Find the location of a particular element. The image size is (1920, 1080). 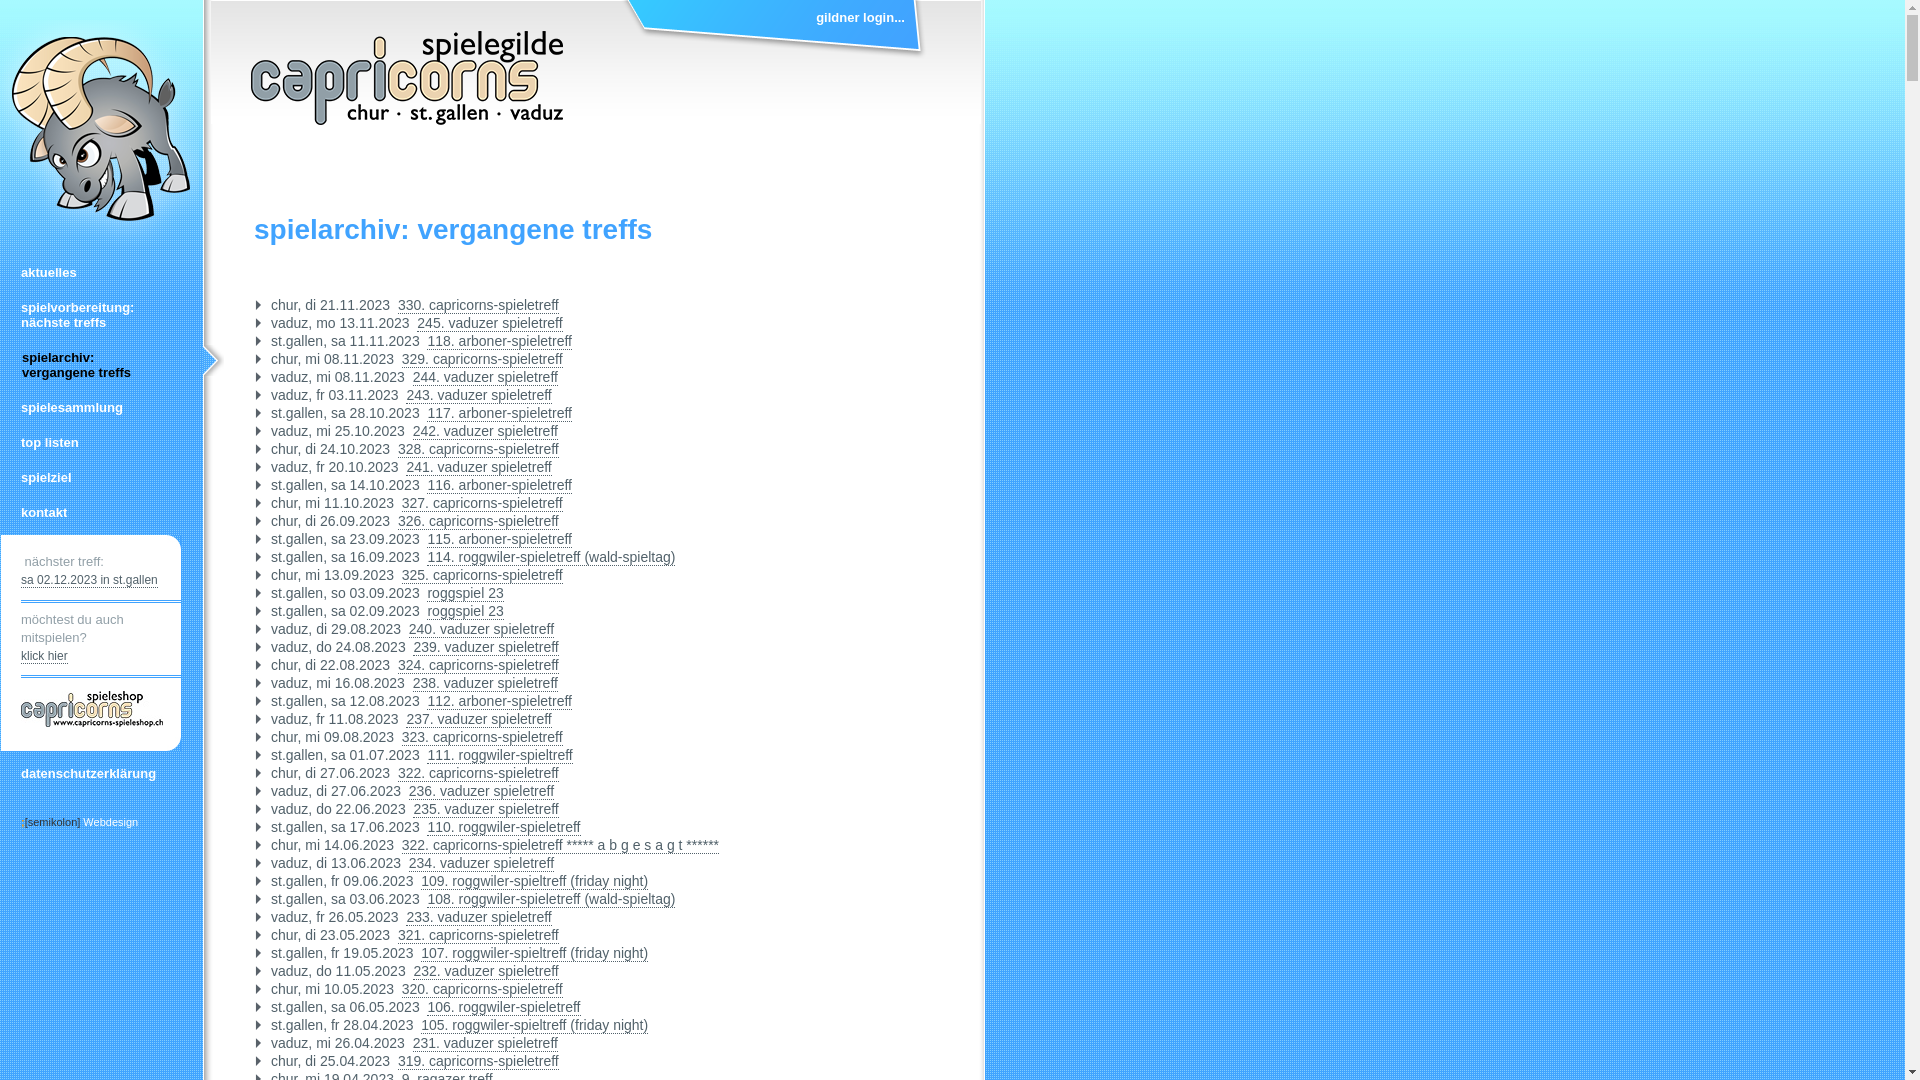

'328. capricorns-spieletreff' is located at coordinates (477, 448).